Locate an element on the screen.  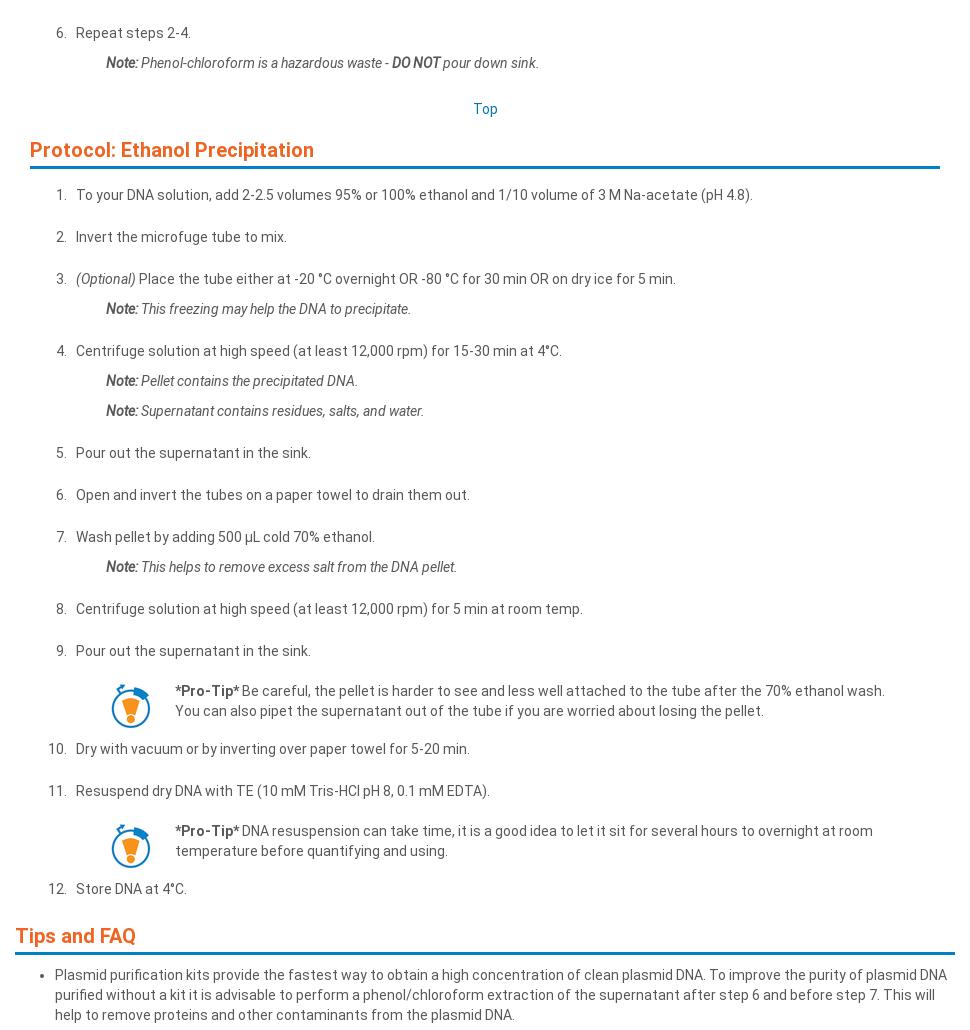
'Open and invert the tubes on a paper towel to drain them out.' is located at coordinates (271, 492).